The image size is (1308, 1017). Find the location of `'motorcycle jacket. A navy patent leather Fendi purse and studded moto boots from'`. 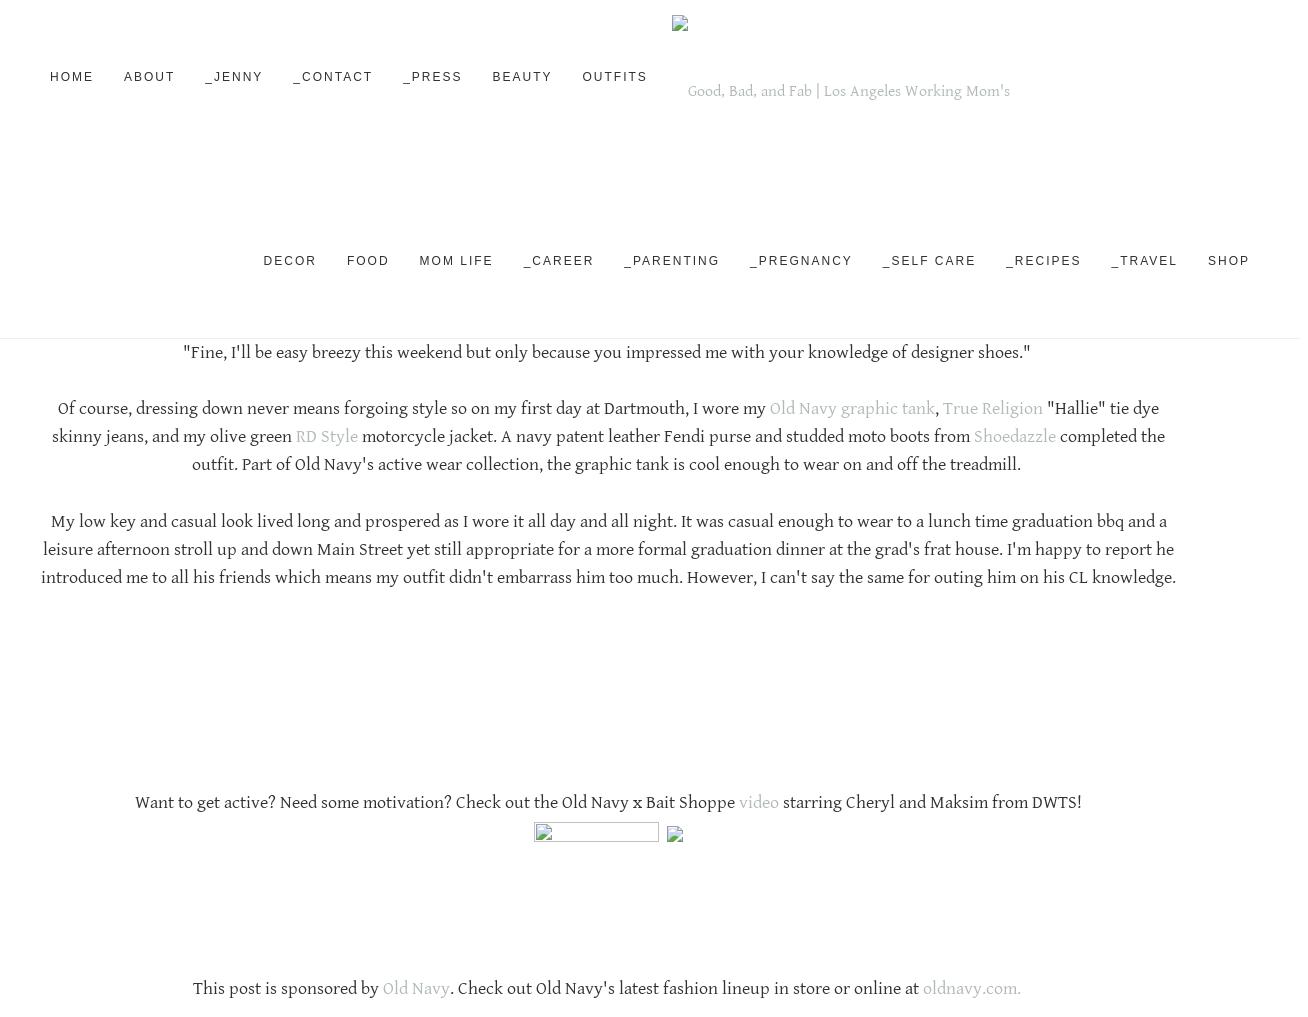

'motorcycle jacket. A navy patent leather Fendi purse and studded moto boots from' is located at coordinates (666, 437).